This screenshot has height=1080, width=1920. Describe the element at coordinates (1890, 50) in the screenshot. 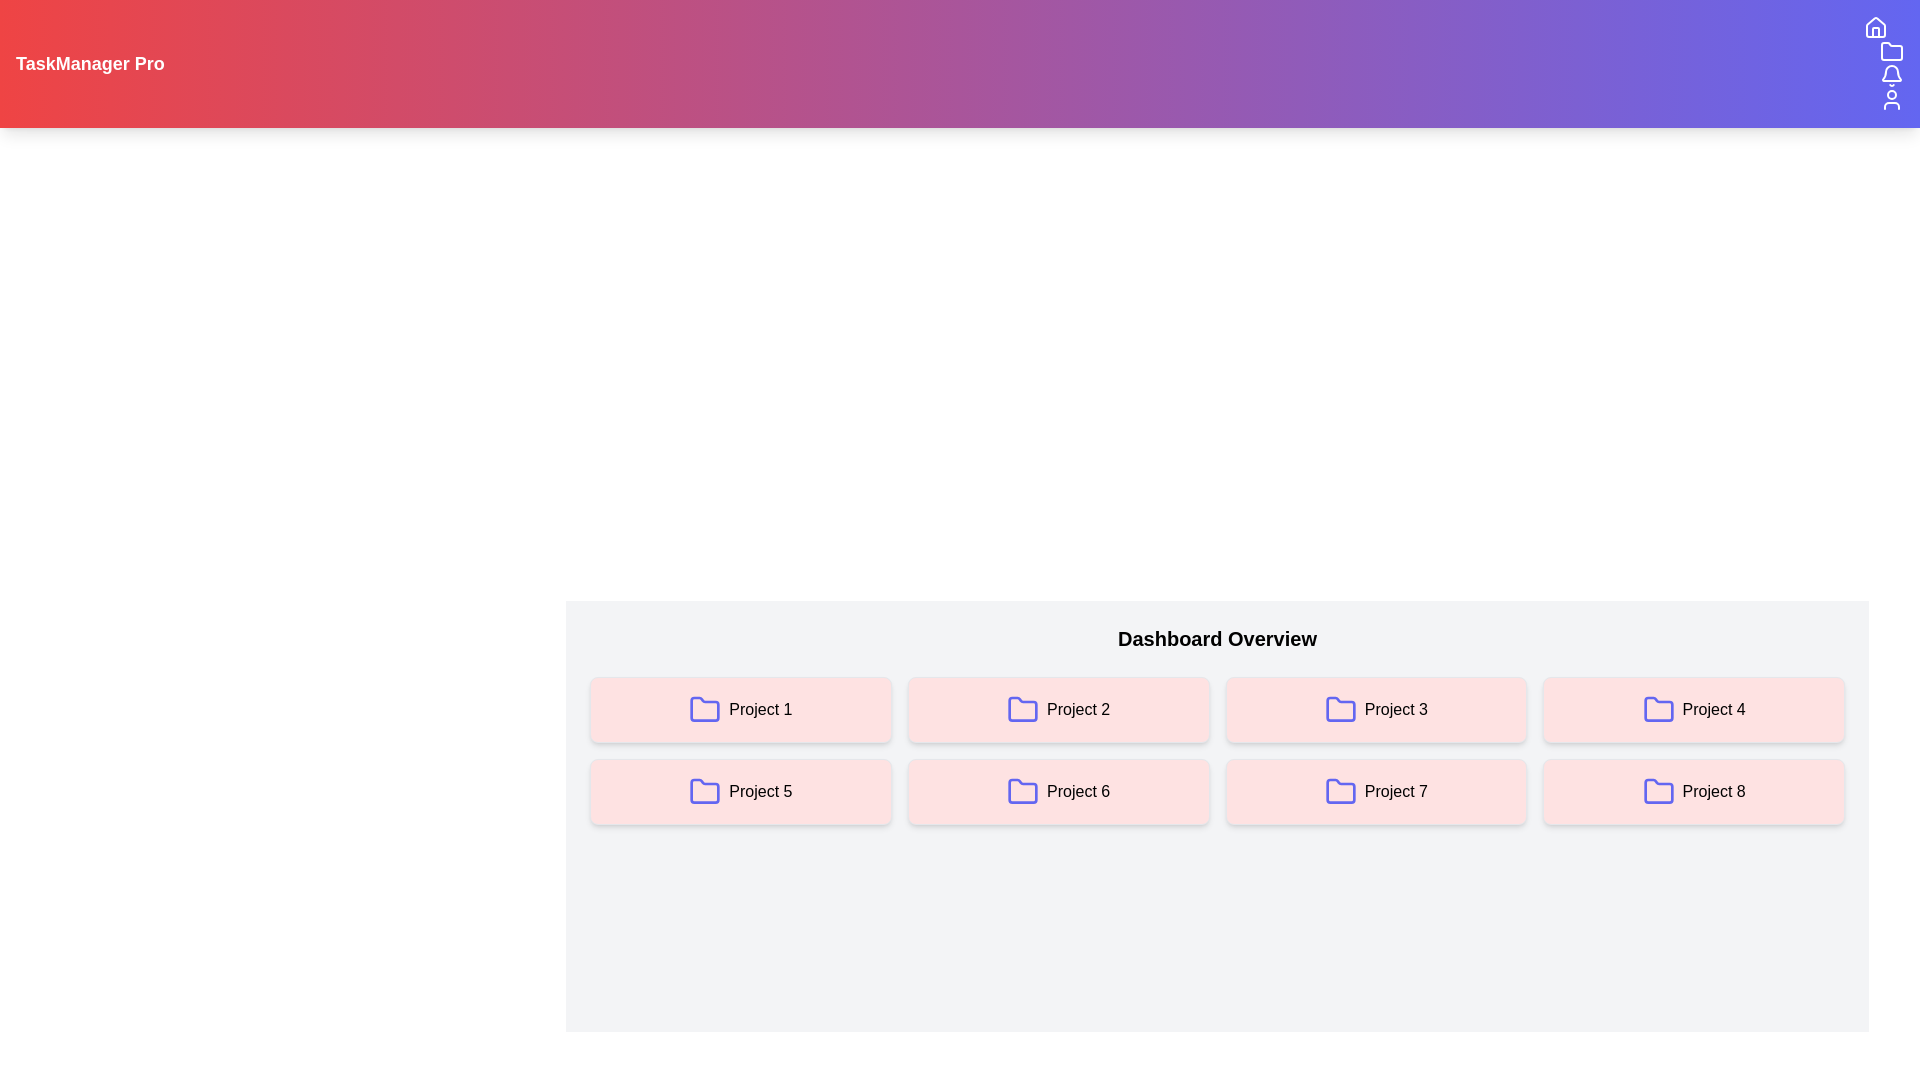

I see `the navigation icon Folder to perform its associated action` at that location.